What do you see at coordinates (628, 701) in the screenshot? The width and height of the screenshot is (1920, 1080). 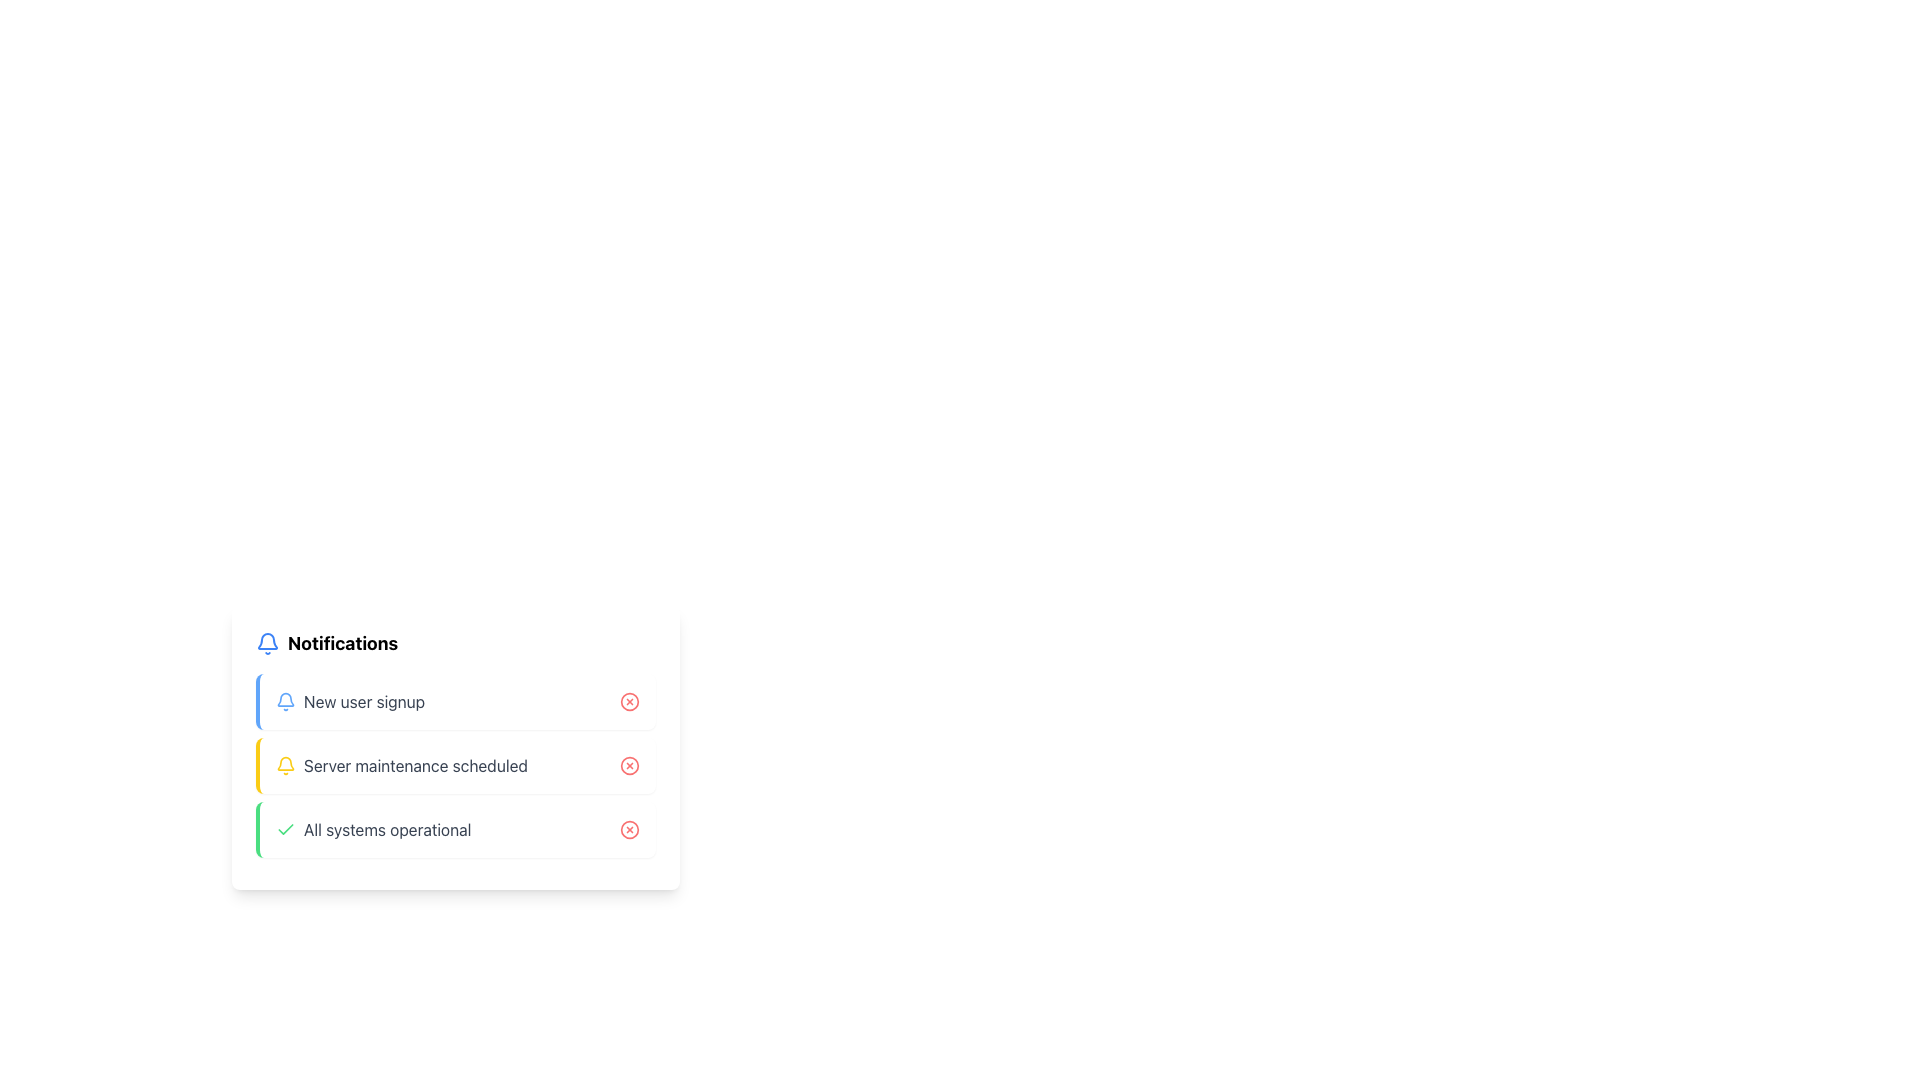 I see `the Close button located in the topmost notification entry labeled 'New user signup'` at bounding box center [628, 701].